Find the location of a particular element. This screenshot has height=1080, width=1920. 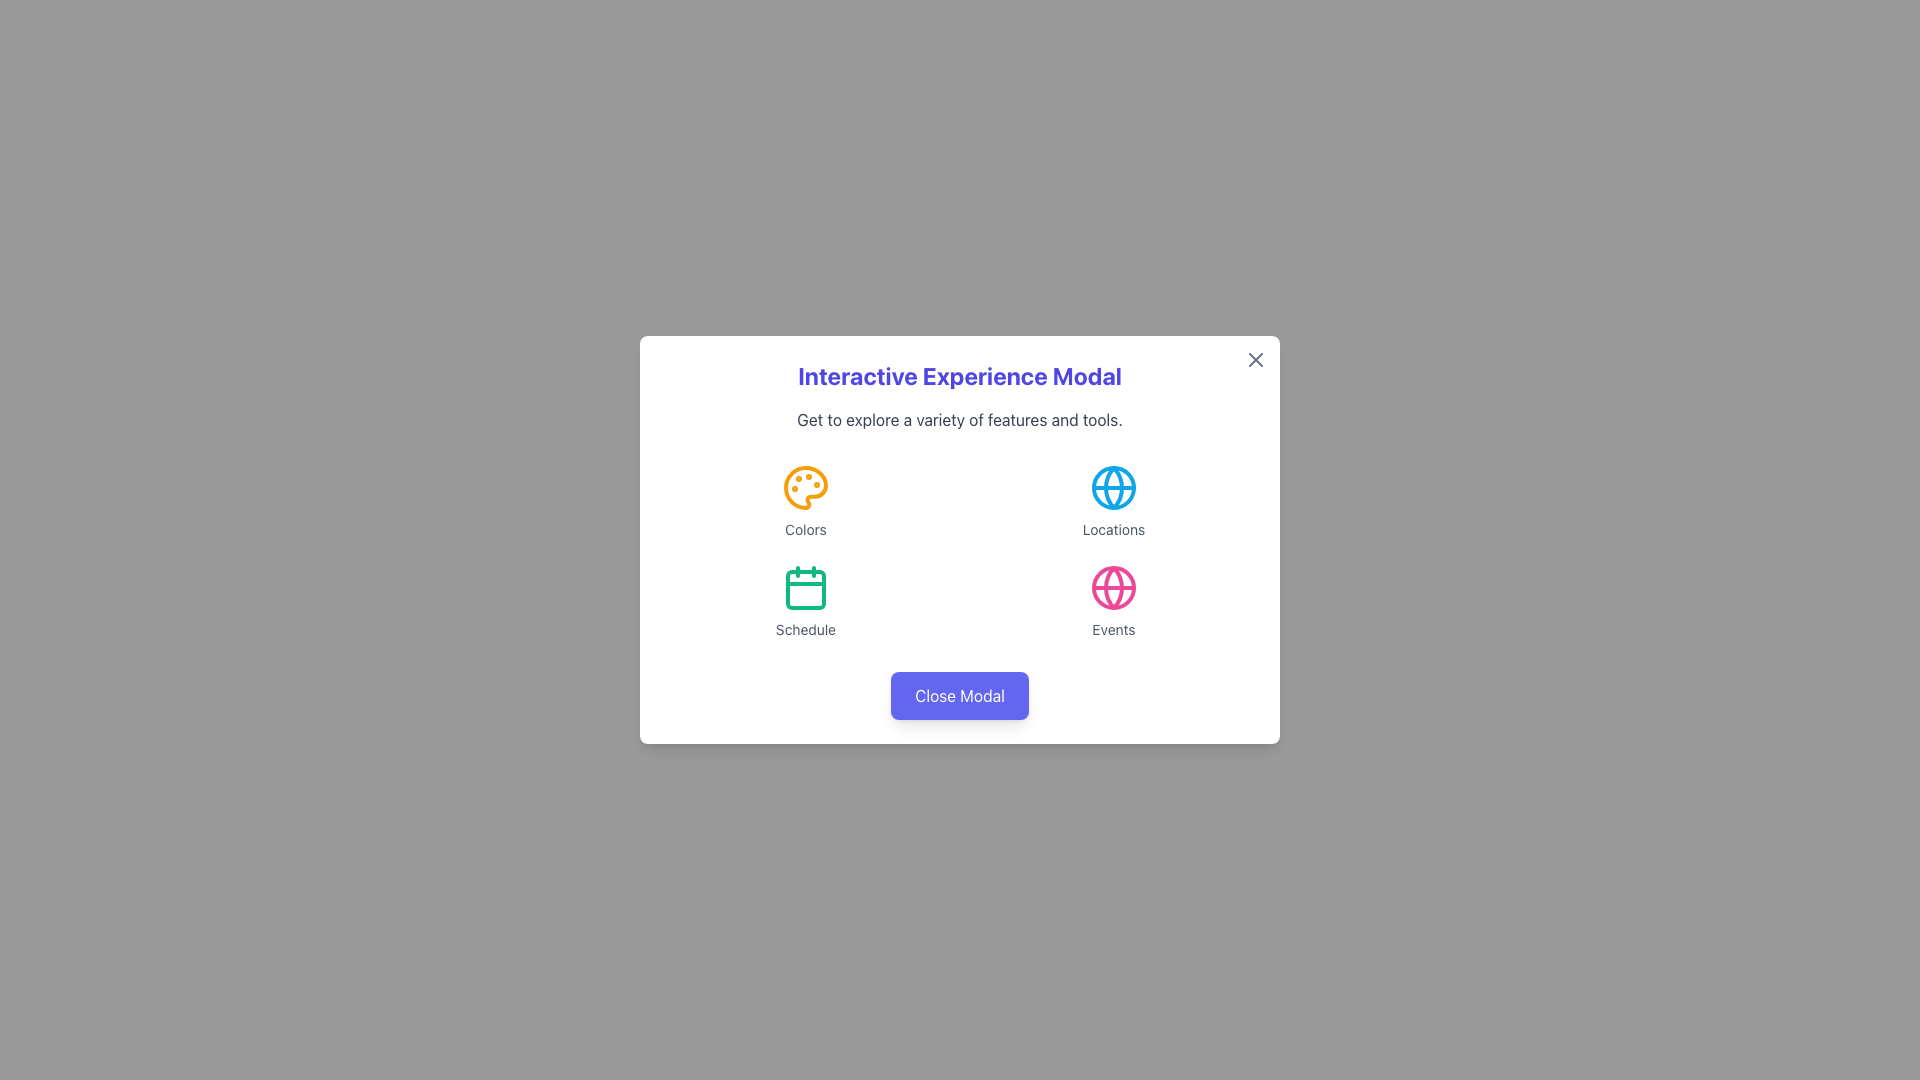

the 'Events' label, which is styled with a small gray font and positioned below a pink globe icon in the lower right corner of the central modal window is located at coordinates (1112, 628).